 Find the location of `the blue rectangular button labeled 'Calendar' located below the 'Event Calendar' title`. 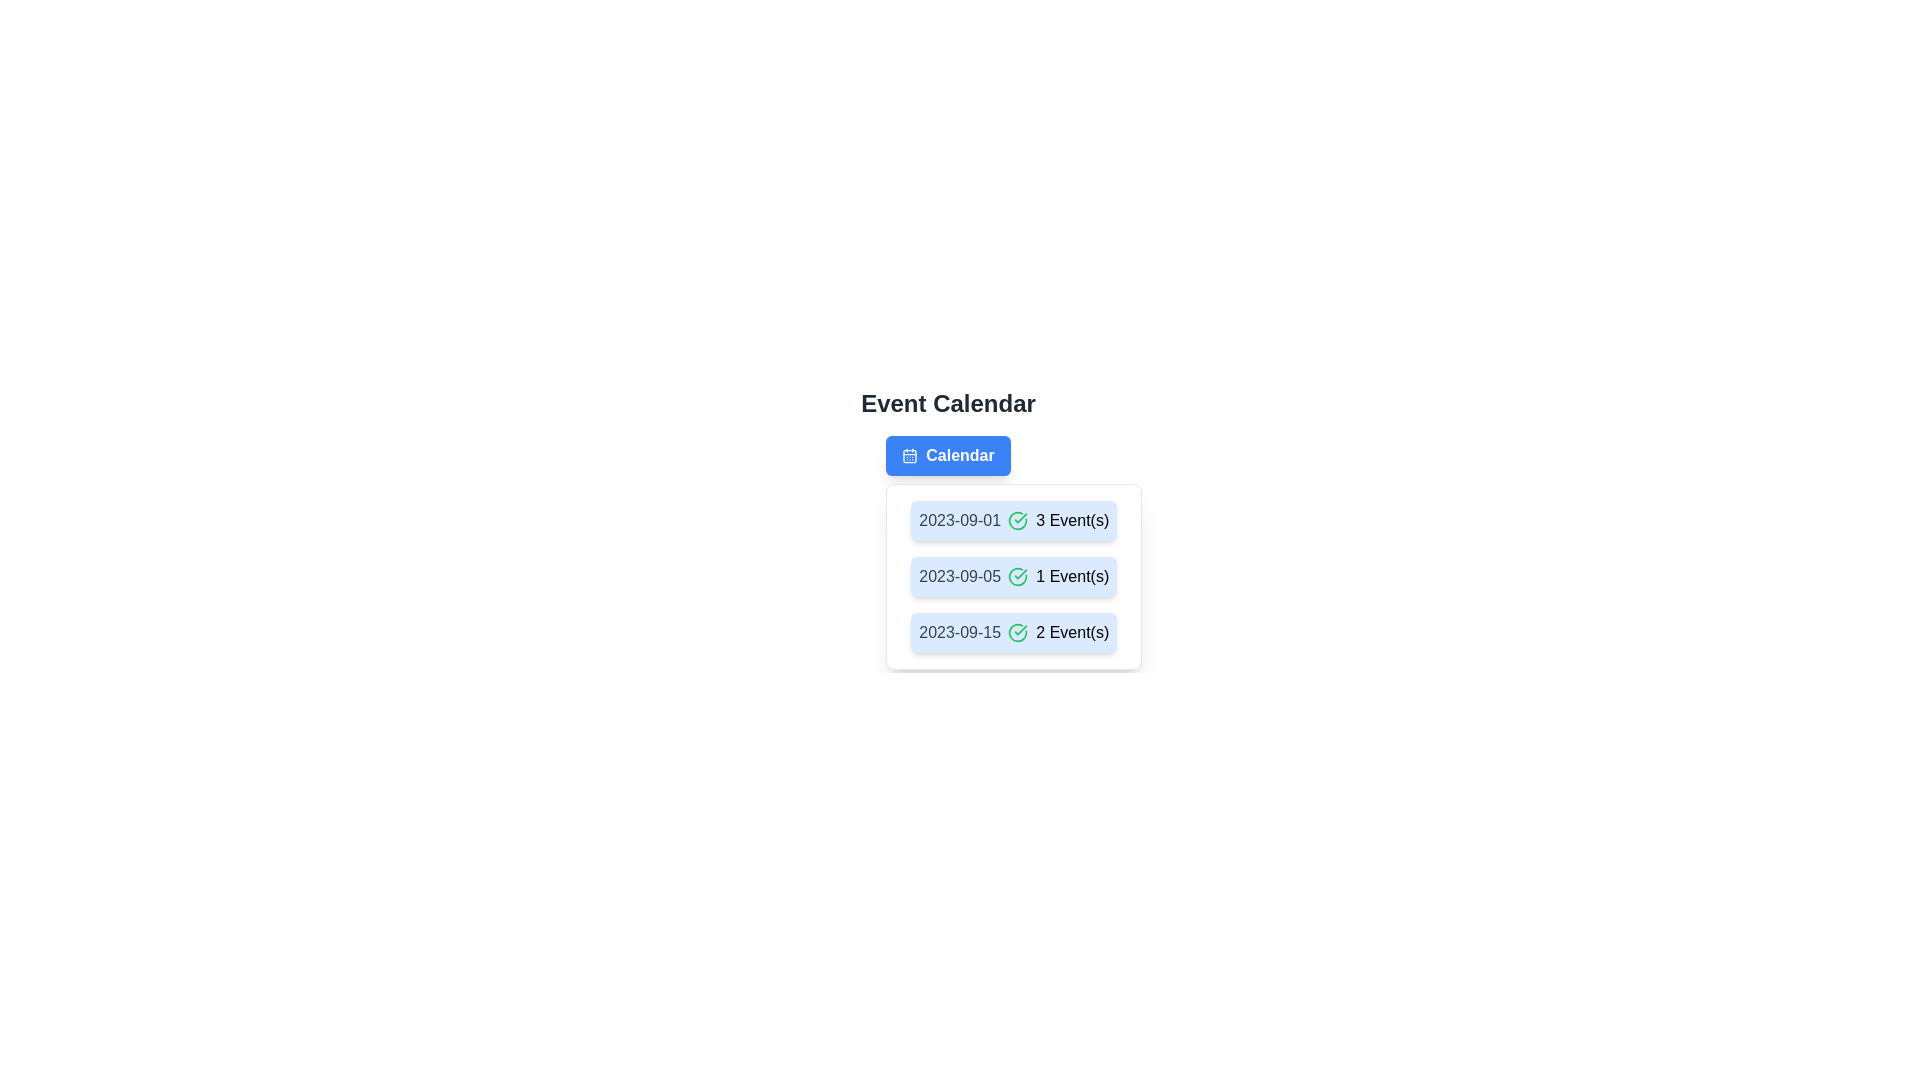

the blue rectangular button labeled 'Calendar' located below the 'Event Calendar' title is located at coordinates (947, 455).